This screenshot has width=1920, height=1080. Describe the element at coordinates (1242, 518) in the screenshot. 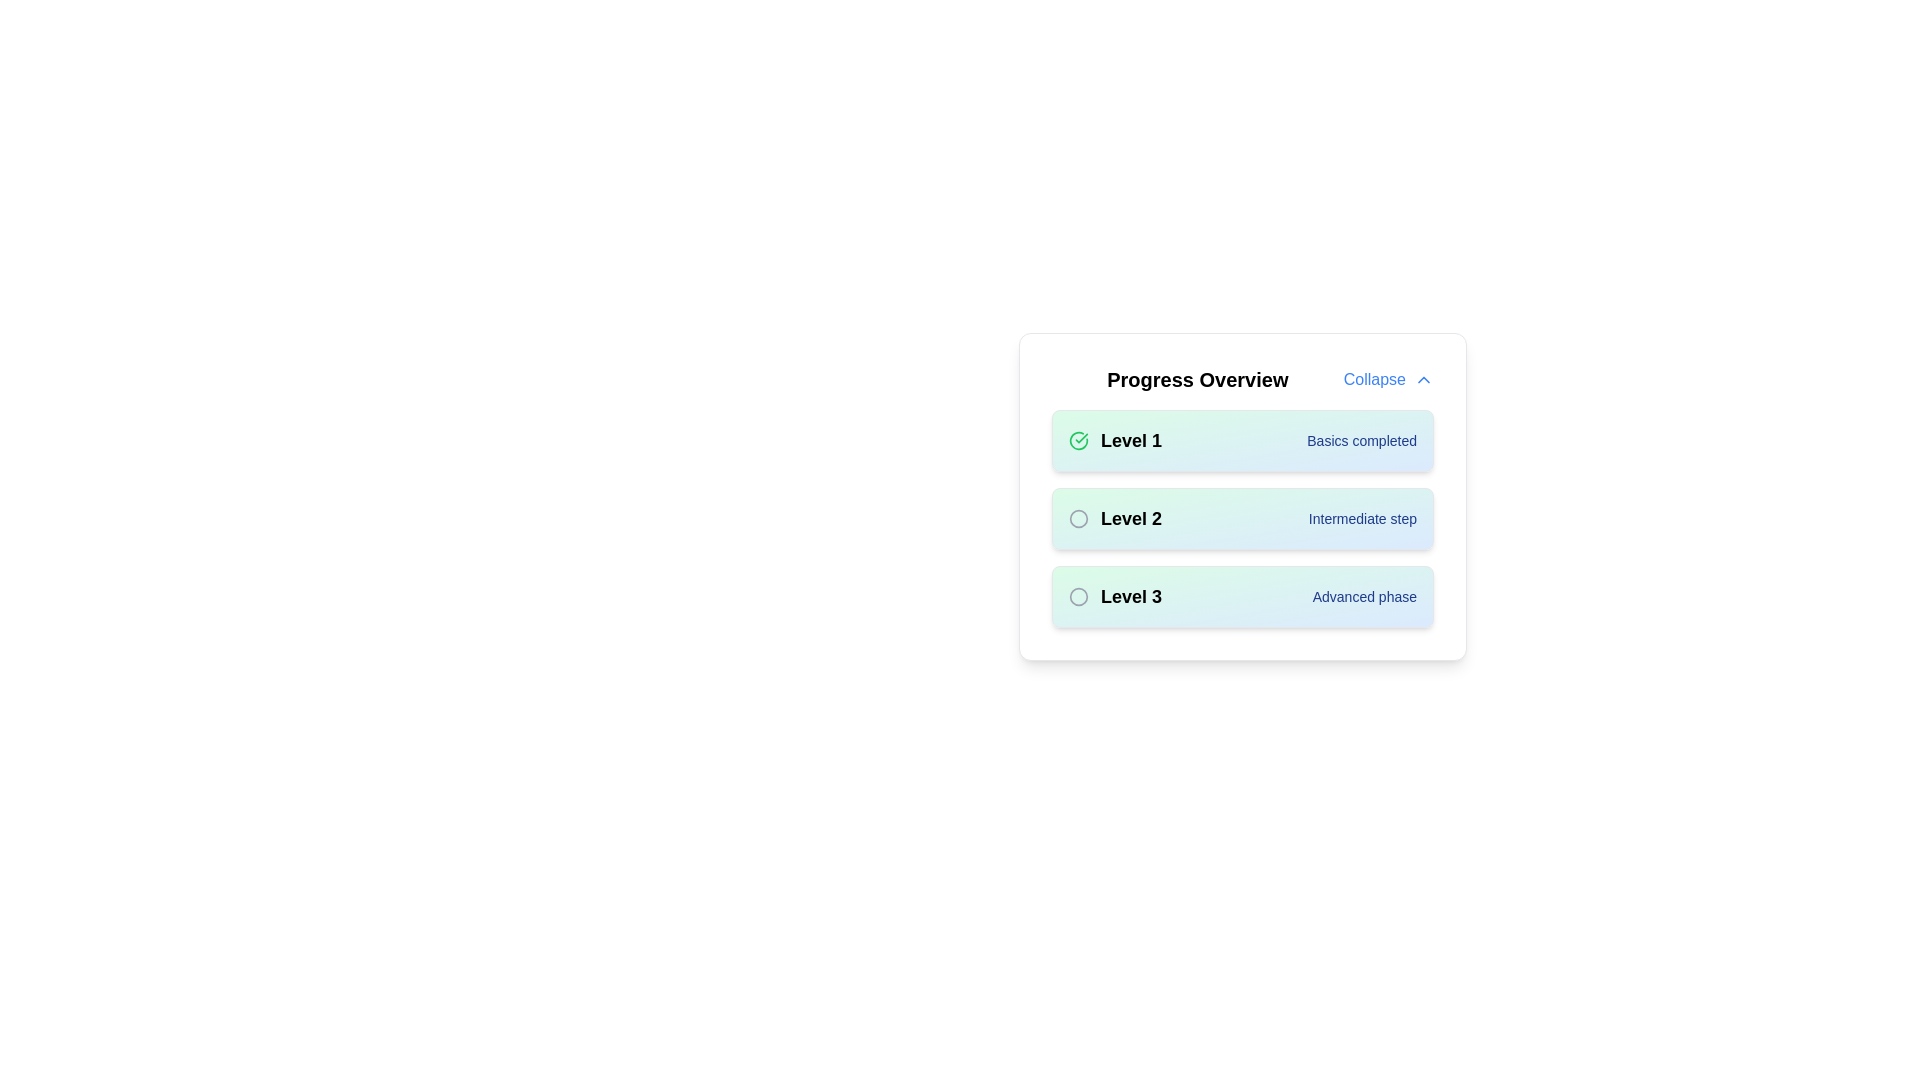

I see `the Progress level item located centrally in the progress overview section, positioned between 'Level 1' and 'Level 3'` at that location.